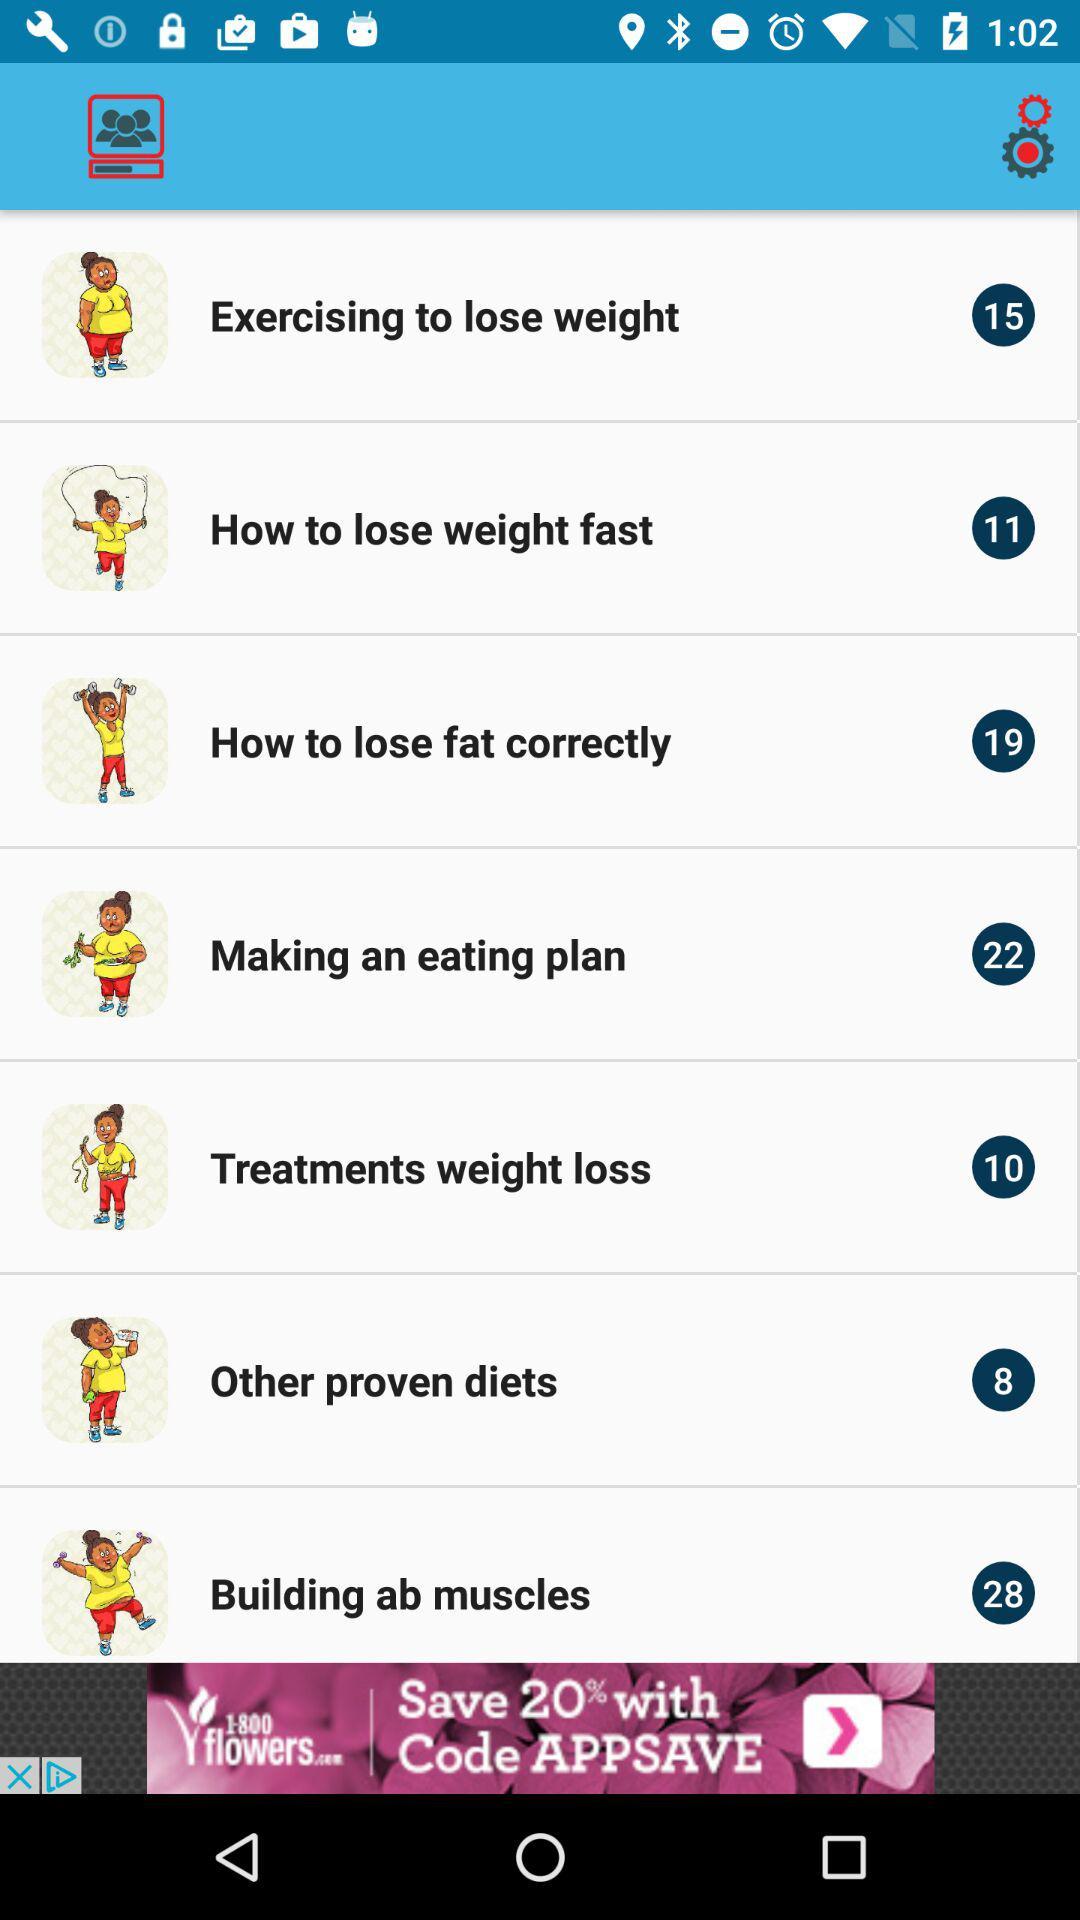  I want to click on the icon which is before other proven diets on page, so click(104, 1379).